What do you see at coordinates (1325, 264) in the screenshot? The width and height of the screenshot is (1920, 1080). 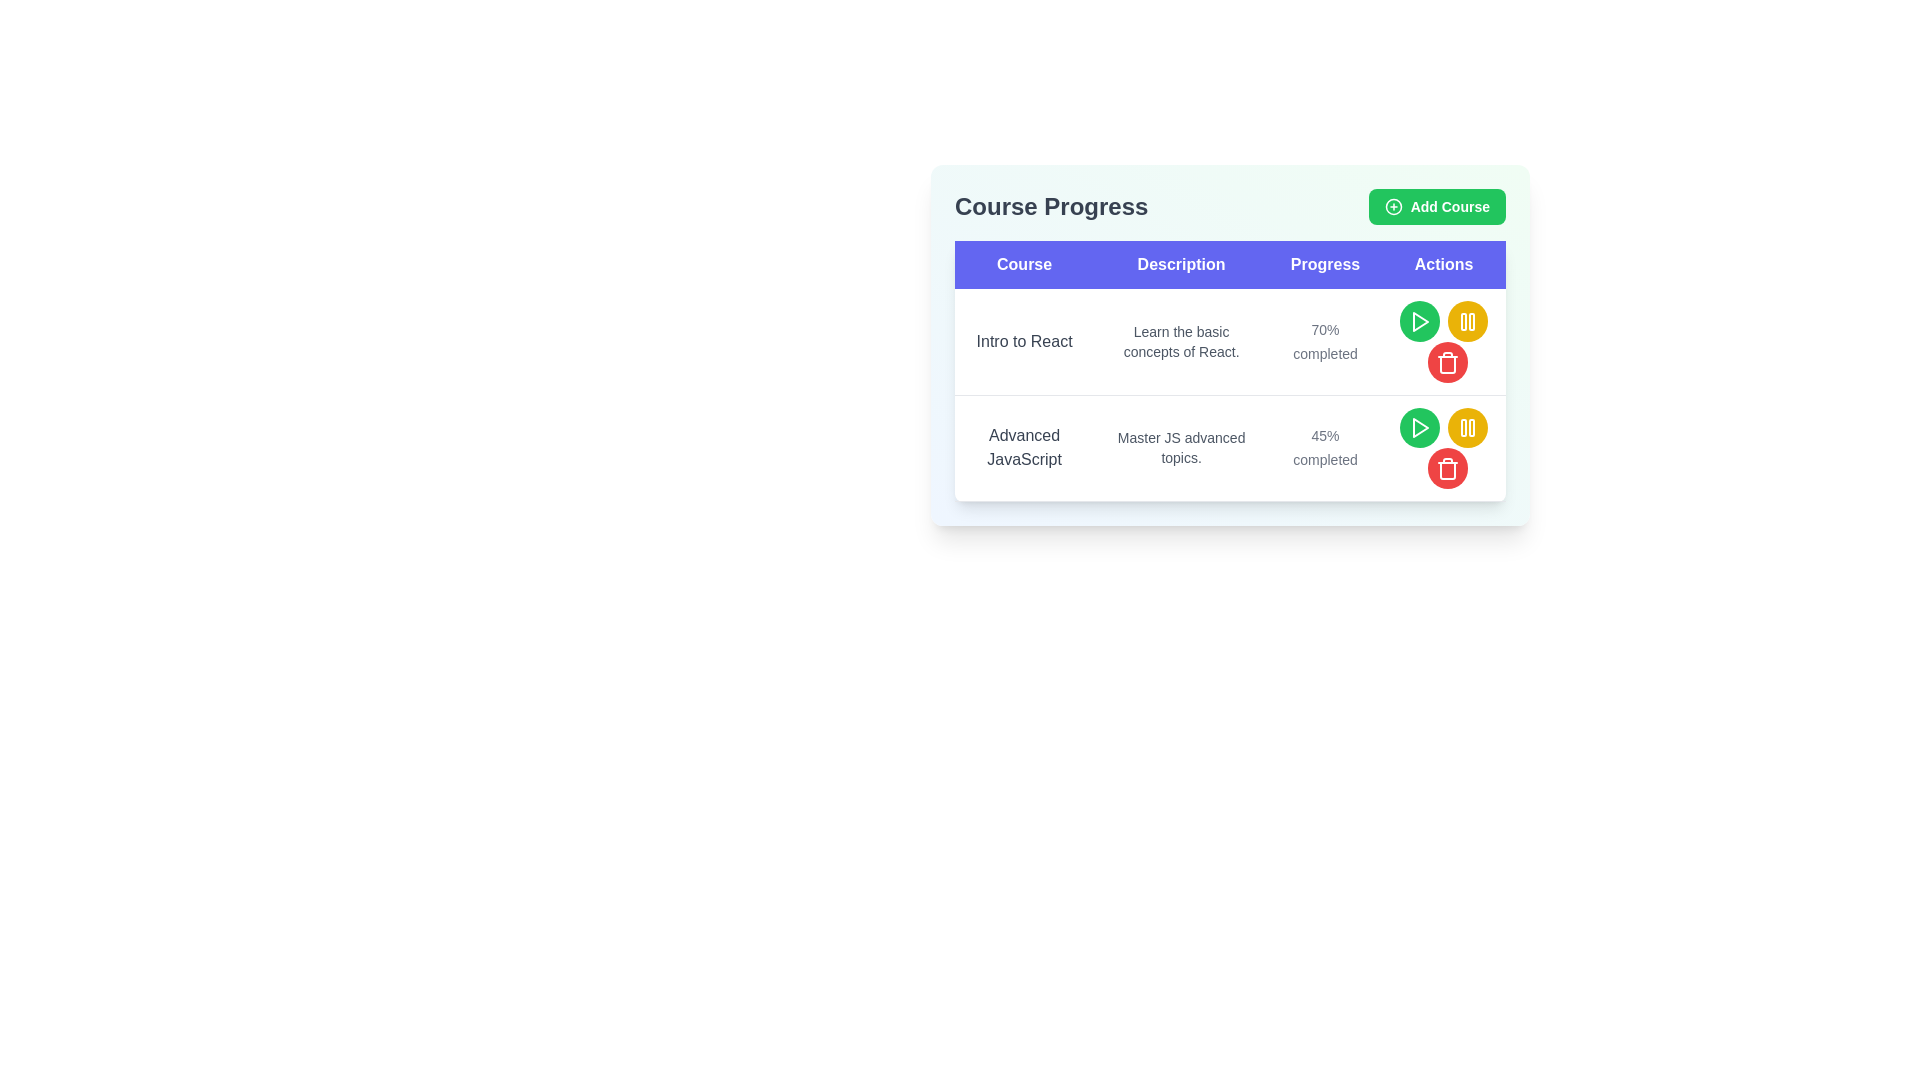 I see `the purple rectangular button labeled 'Progress'` at bounding box center [1325, 264].